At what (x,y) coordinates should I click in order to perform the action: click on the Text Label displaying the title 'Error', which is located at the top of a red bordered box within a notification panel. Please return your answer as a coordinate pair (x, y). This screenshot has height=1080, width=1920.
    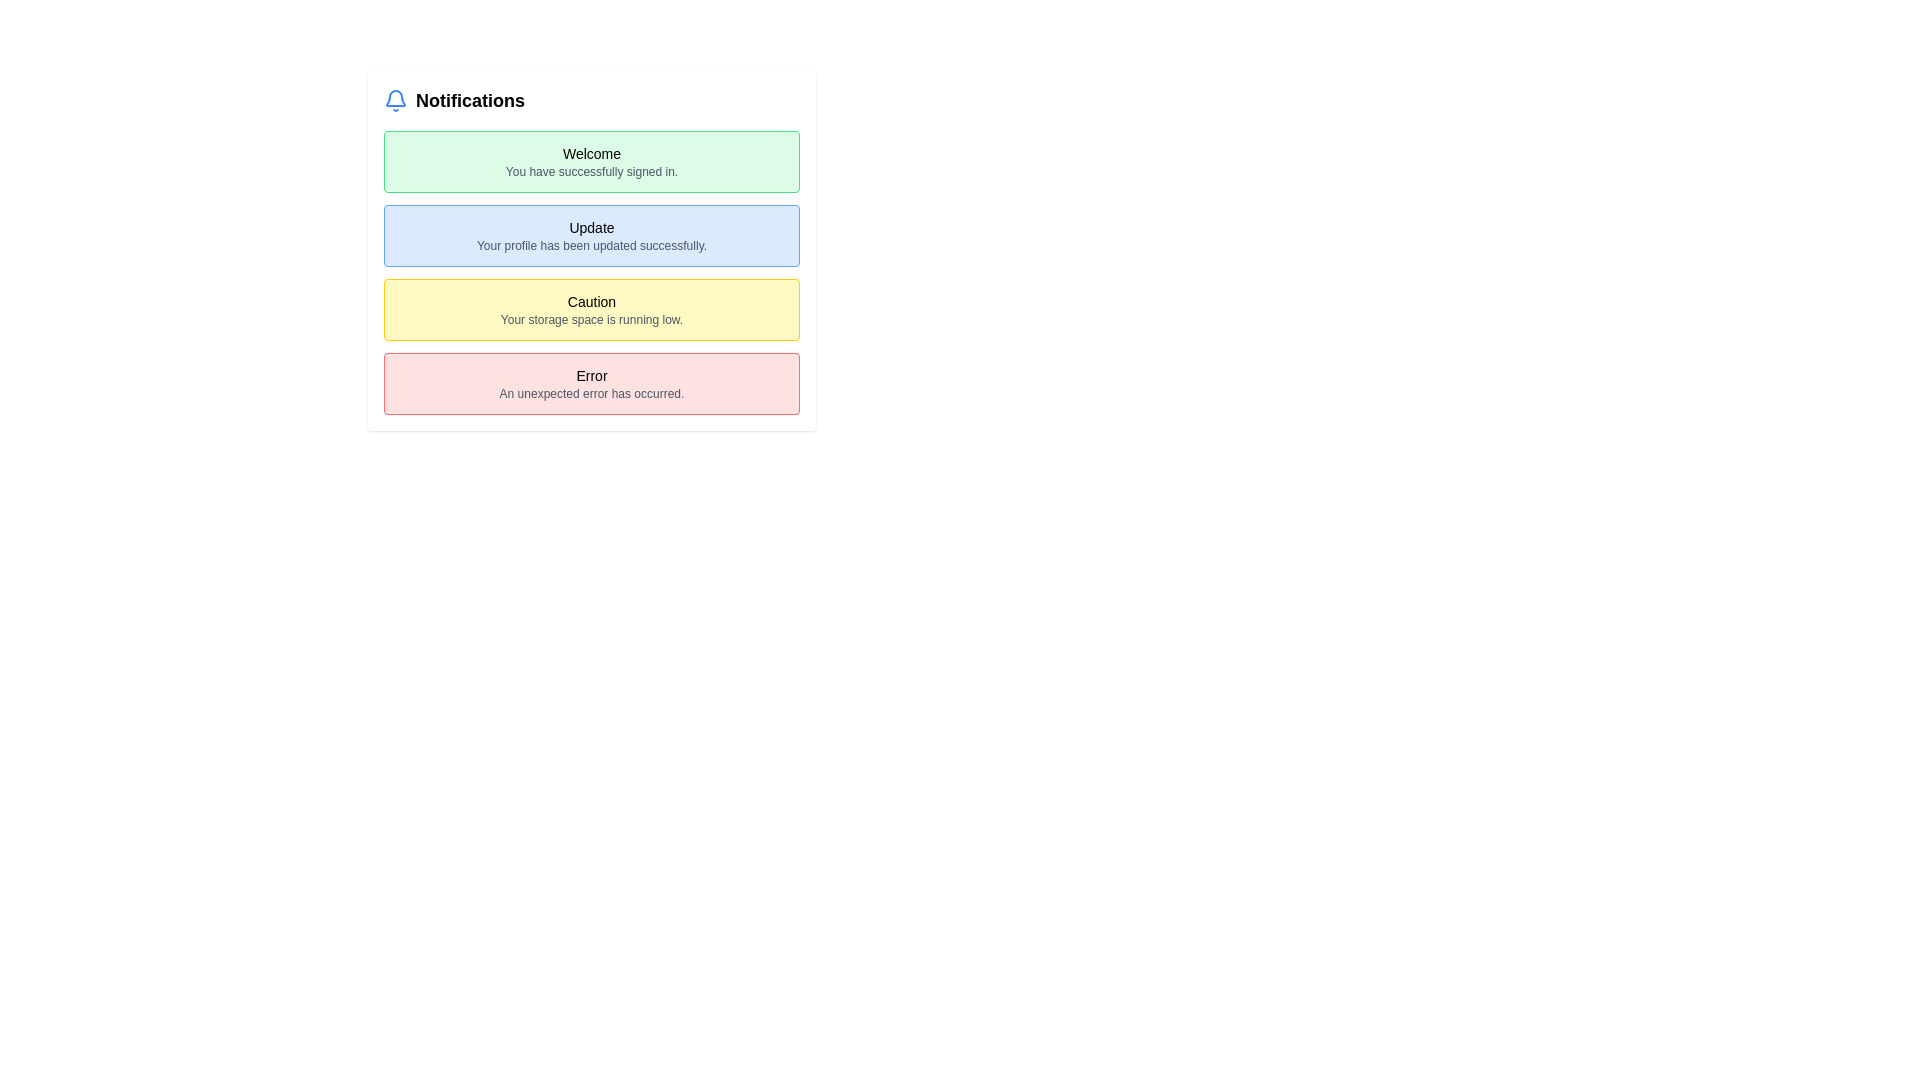
    Looking at the image, I should click on (590, 375).